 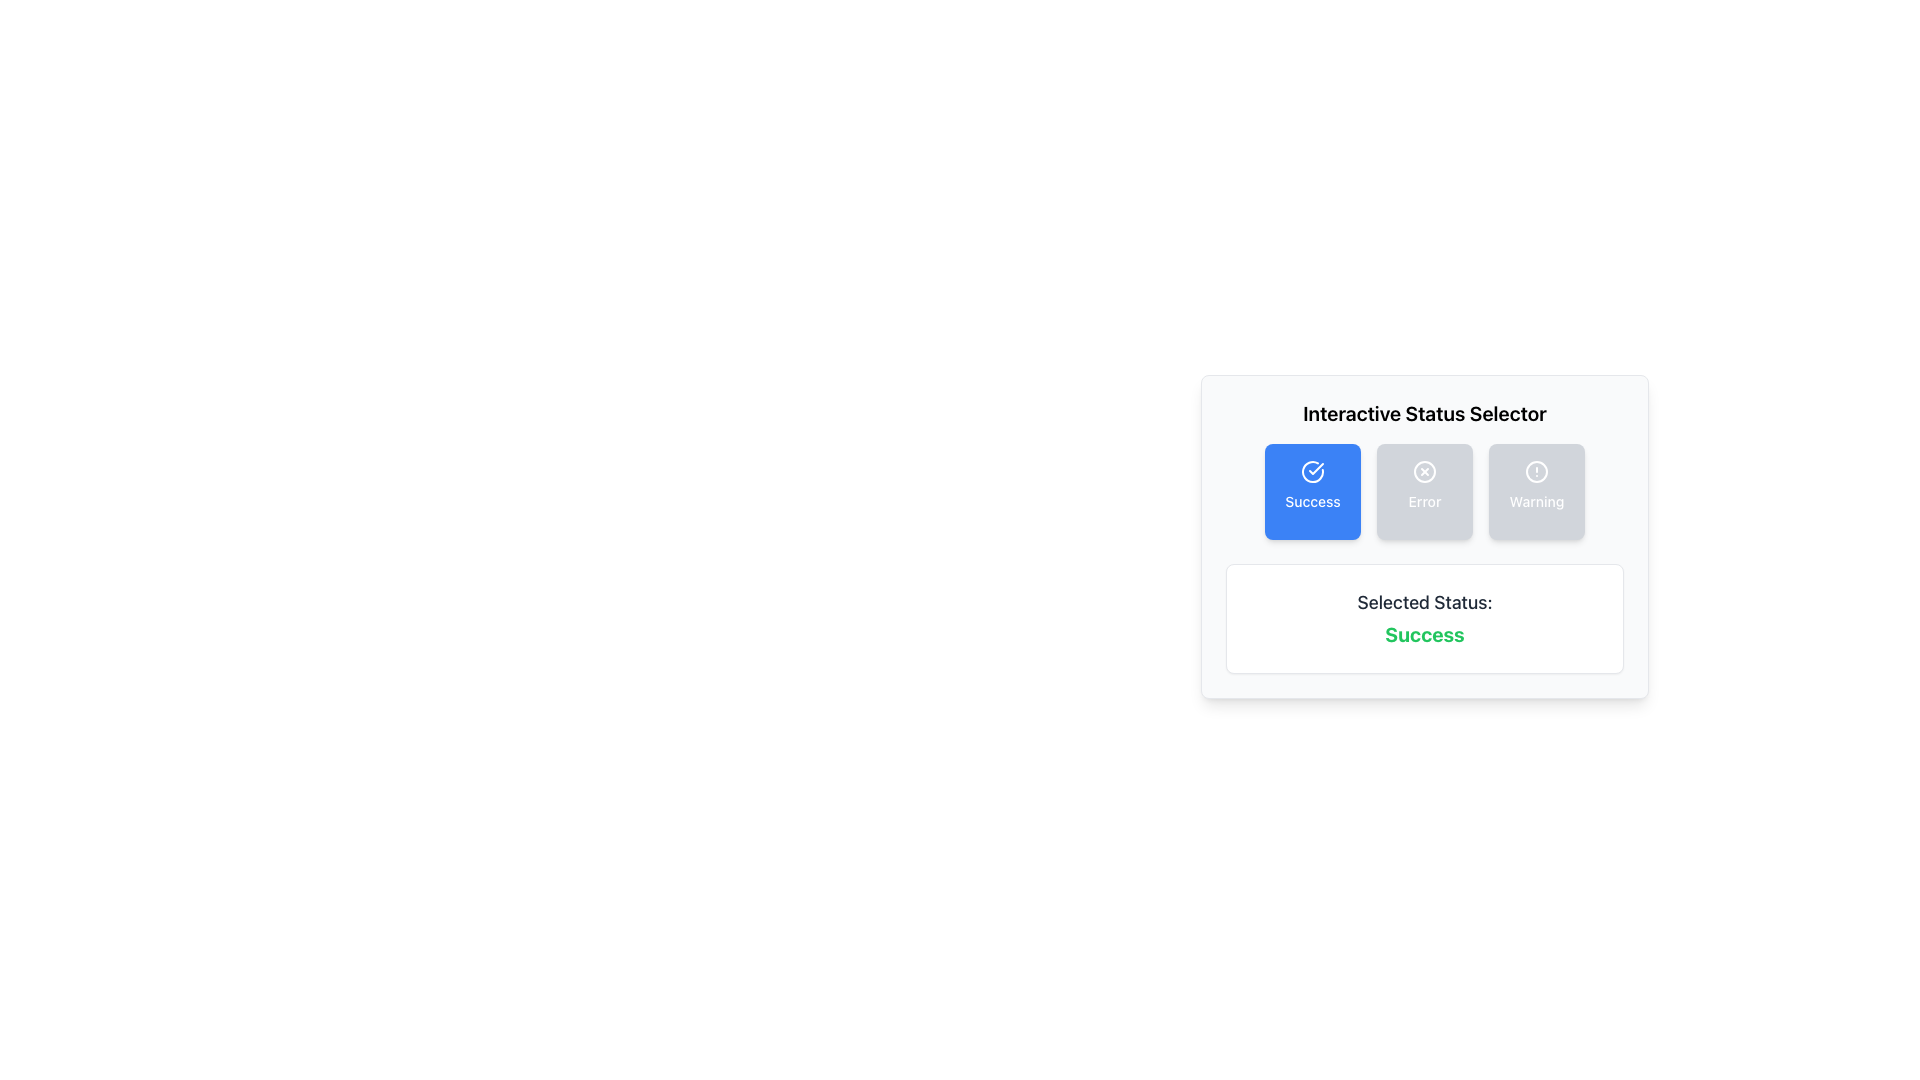 What do you see at coordinates (1535, 492) in the screenshot?
I see `the 'Warning' status button located in the top-right corner of the button group` at bounding box center [1535, 492].